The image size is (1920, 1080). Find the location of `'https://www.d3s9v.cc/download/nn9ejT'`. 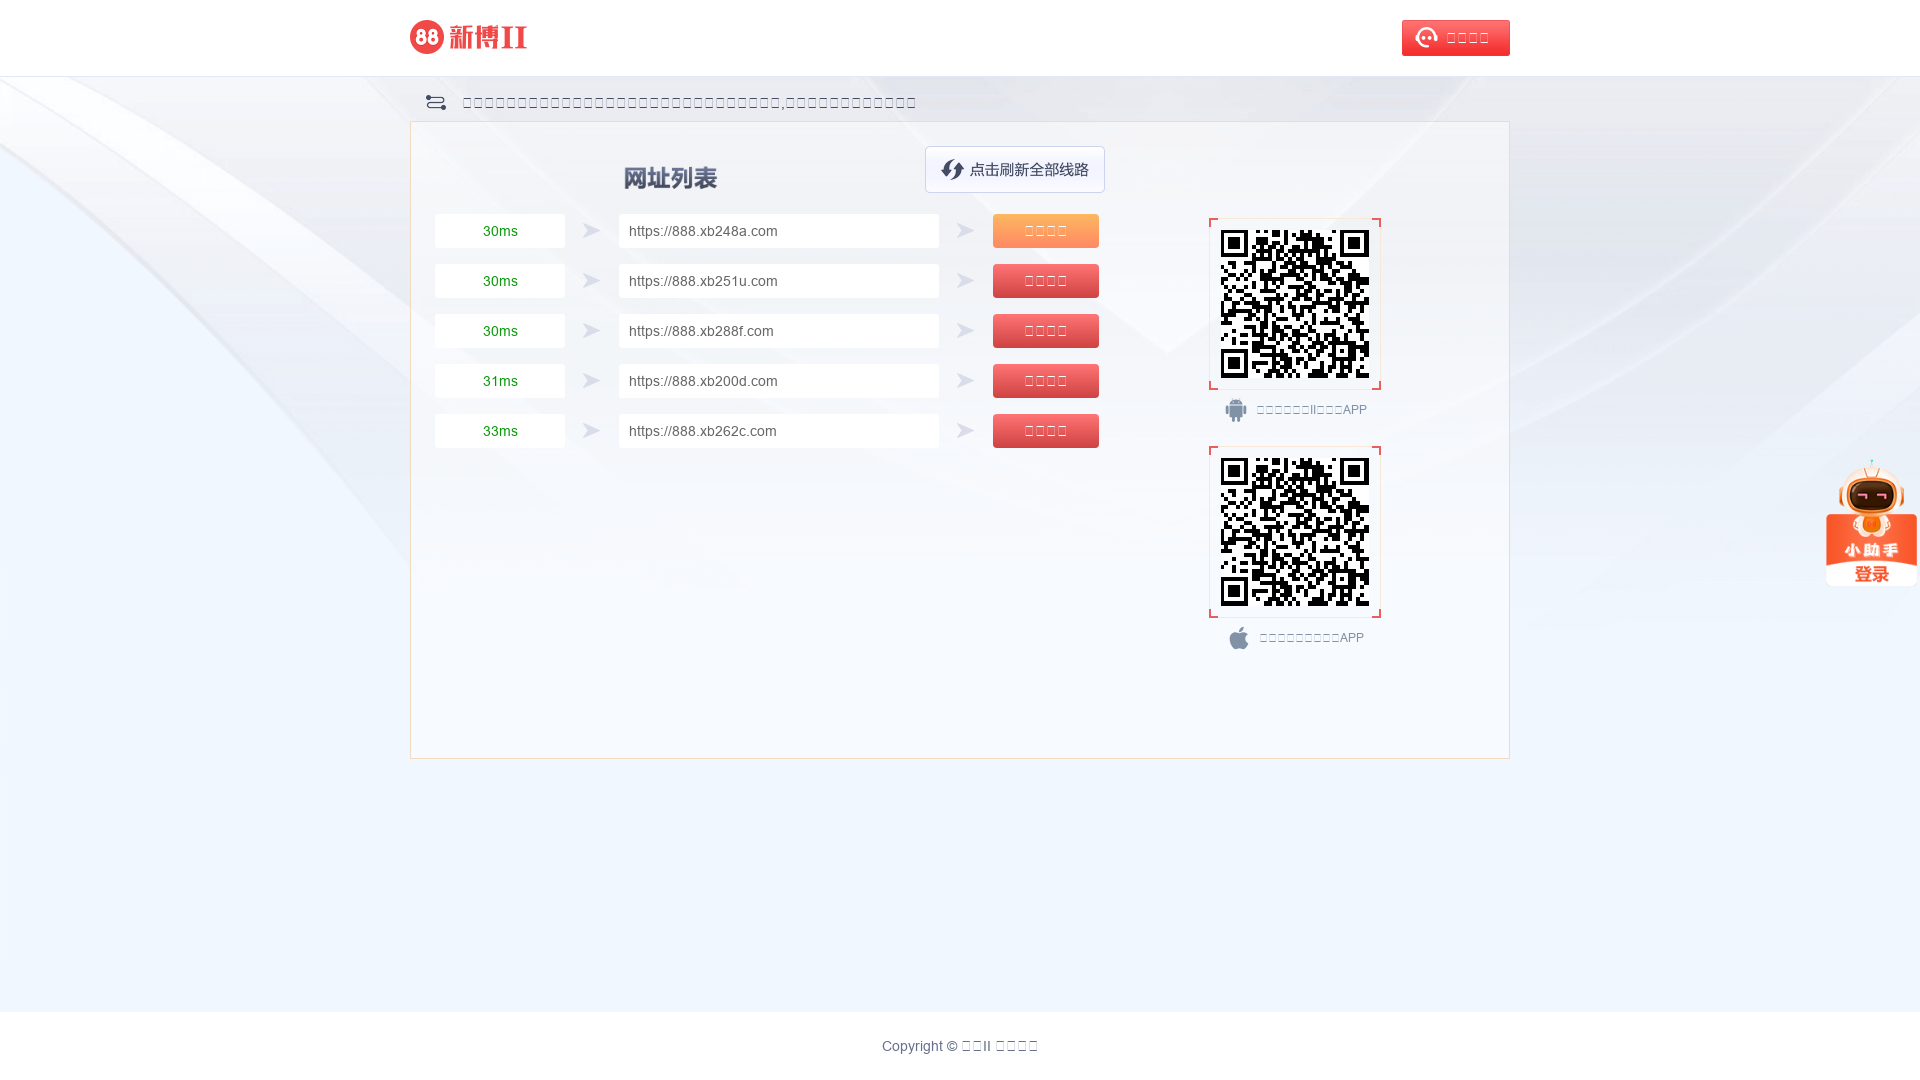

'https://www.d3s9v.cc/download/nn9ejT' is located at coordinates (1295, 531).